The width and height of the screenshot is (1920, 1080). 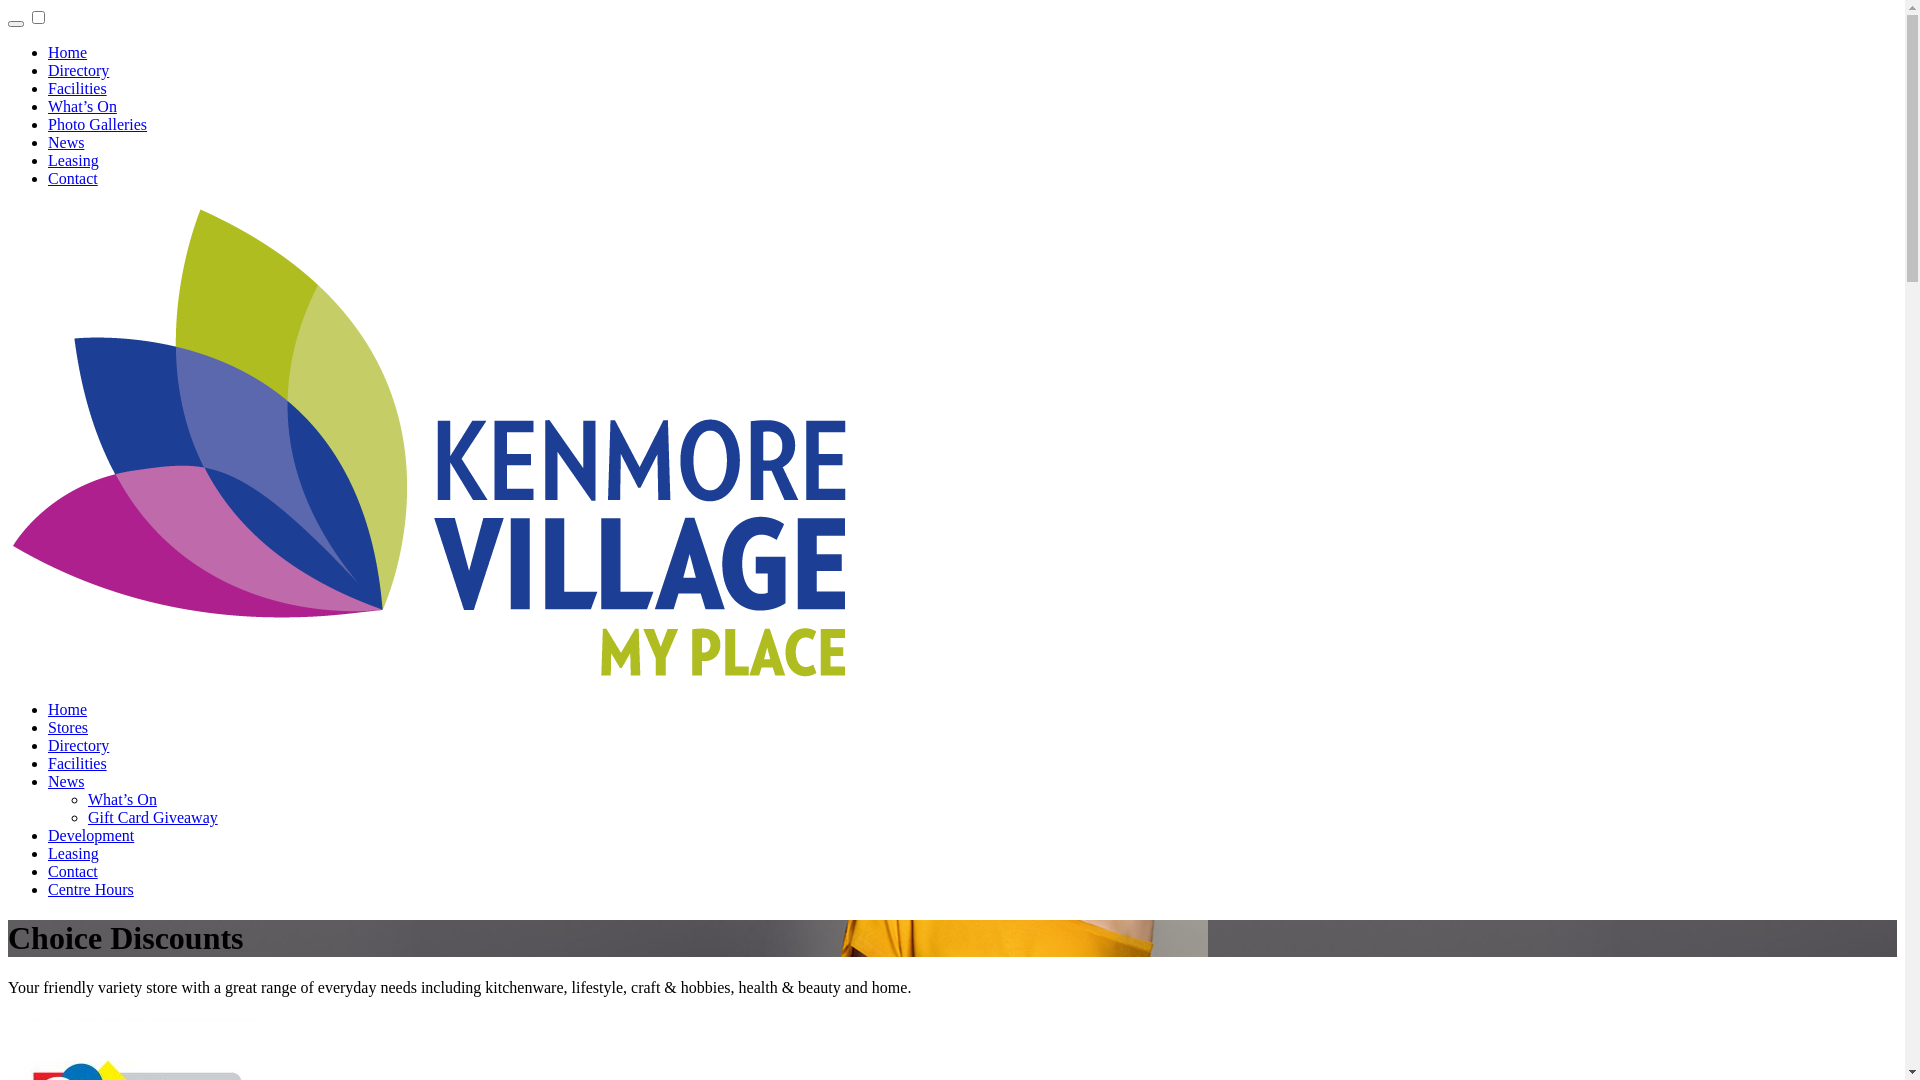 I want to click on 'Photo Galleries', so click(x=48, y=124).